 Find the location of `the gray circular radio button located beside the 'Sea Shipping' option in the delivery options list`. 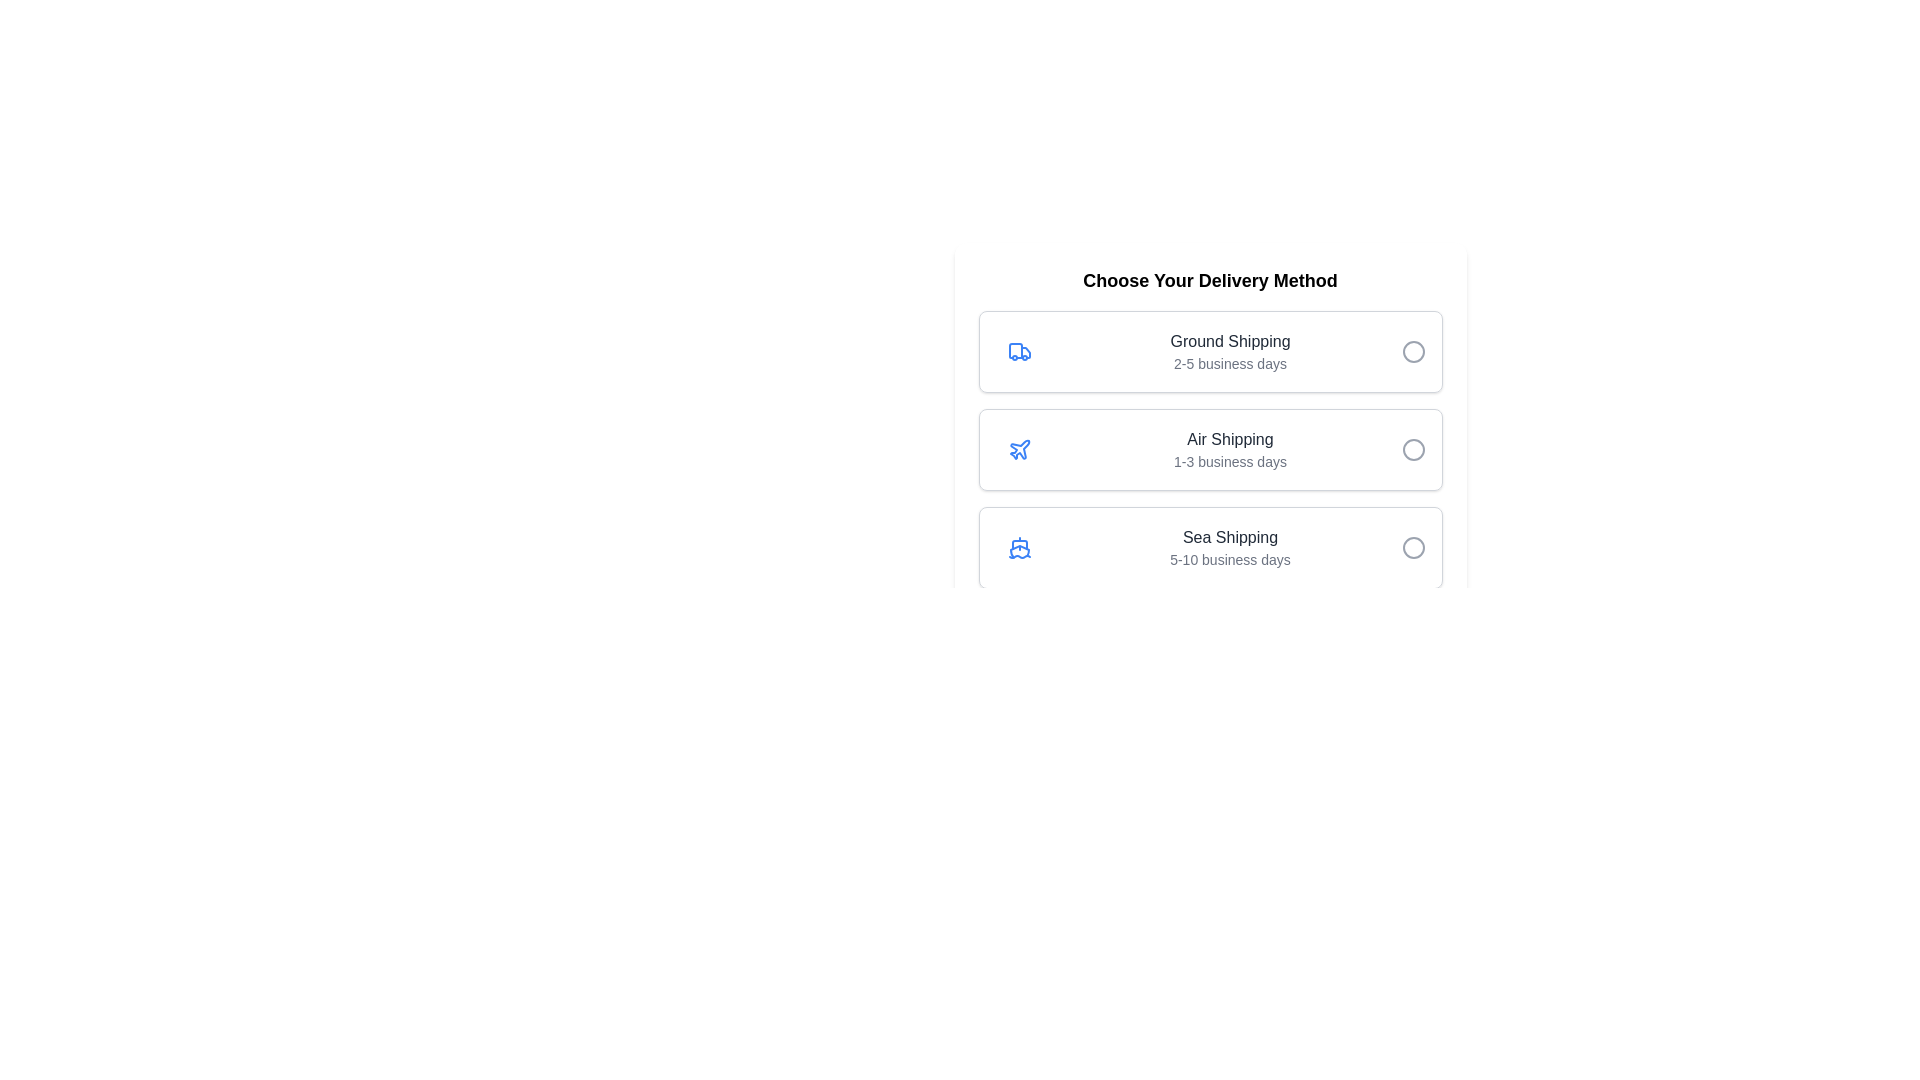

the gray circular radio button located beside the 'Sea Shipping' option in the delivery options list is located at coordinates (1412, 547).